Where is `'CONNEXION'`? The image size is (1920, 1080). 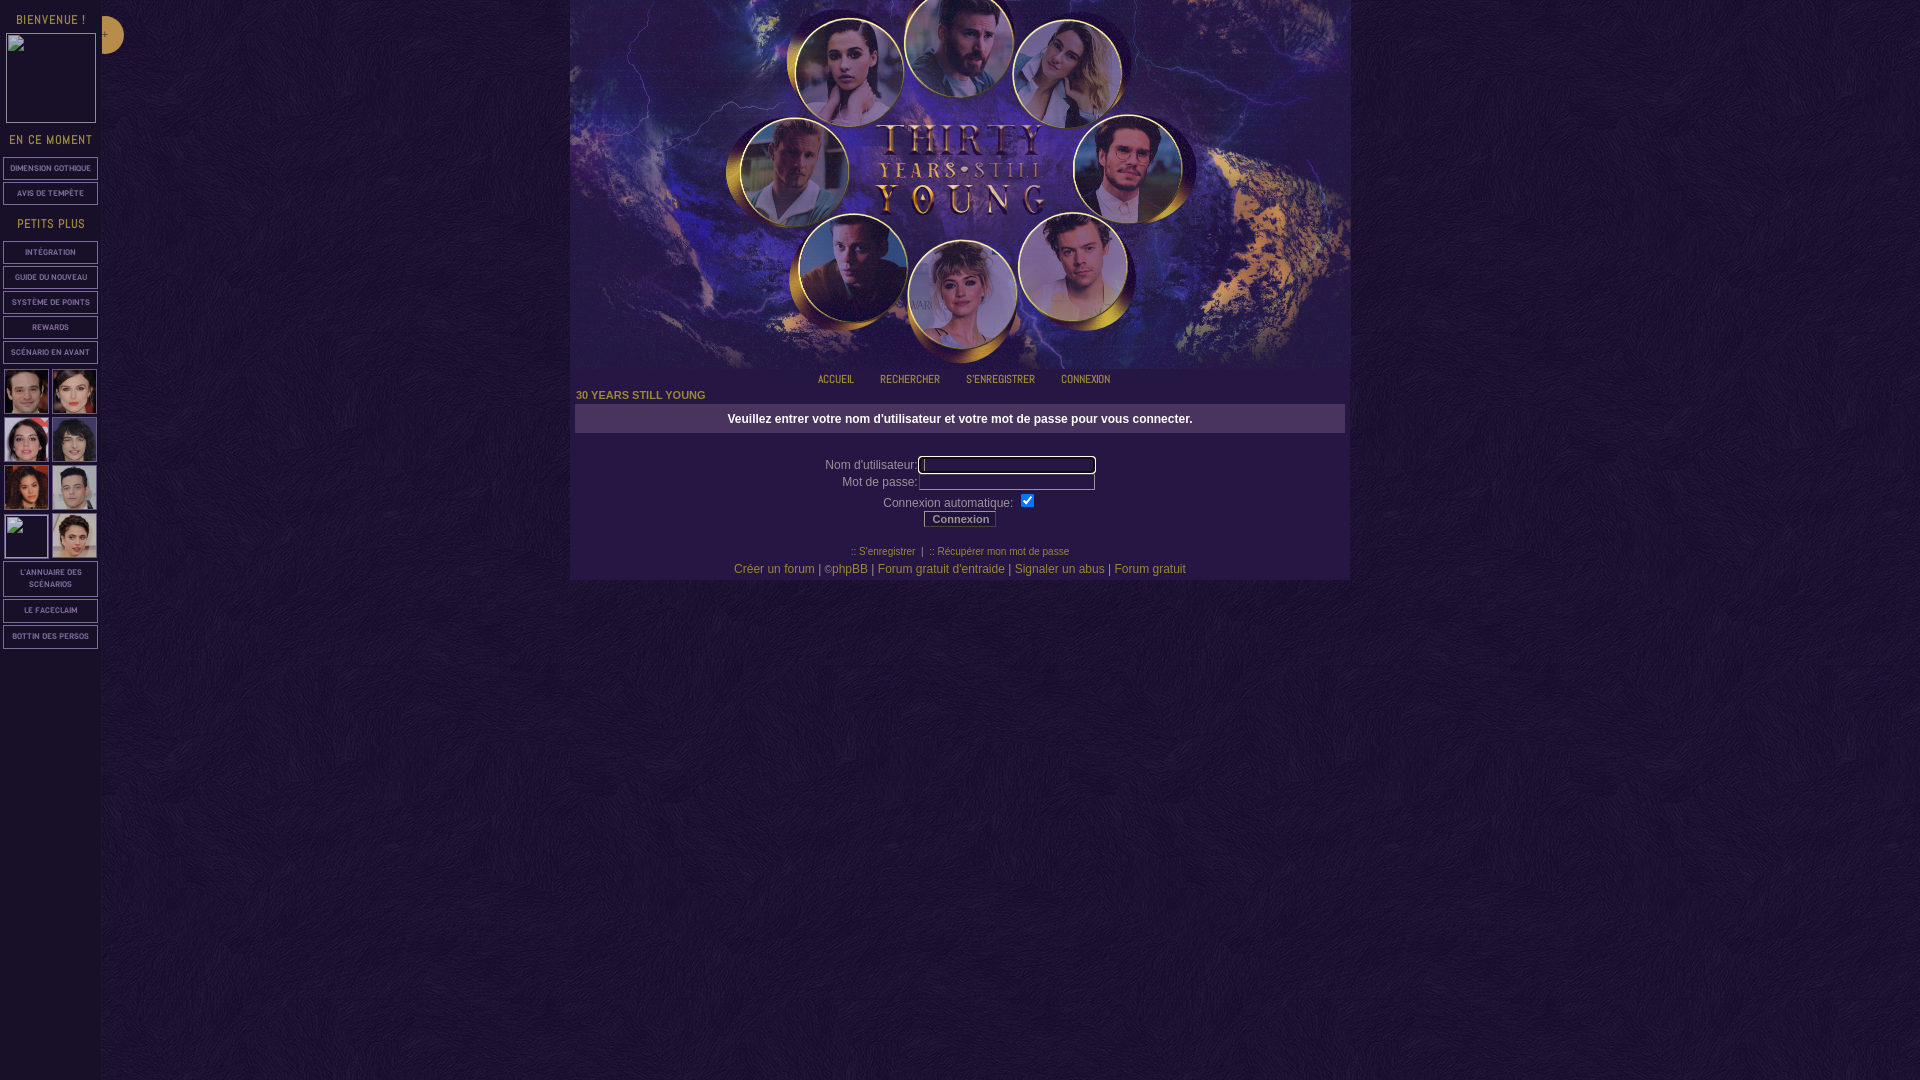
'CONNEXION' is located at coordinates (1075, 378).